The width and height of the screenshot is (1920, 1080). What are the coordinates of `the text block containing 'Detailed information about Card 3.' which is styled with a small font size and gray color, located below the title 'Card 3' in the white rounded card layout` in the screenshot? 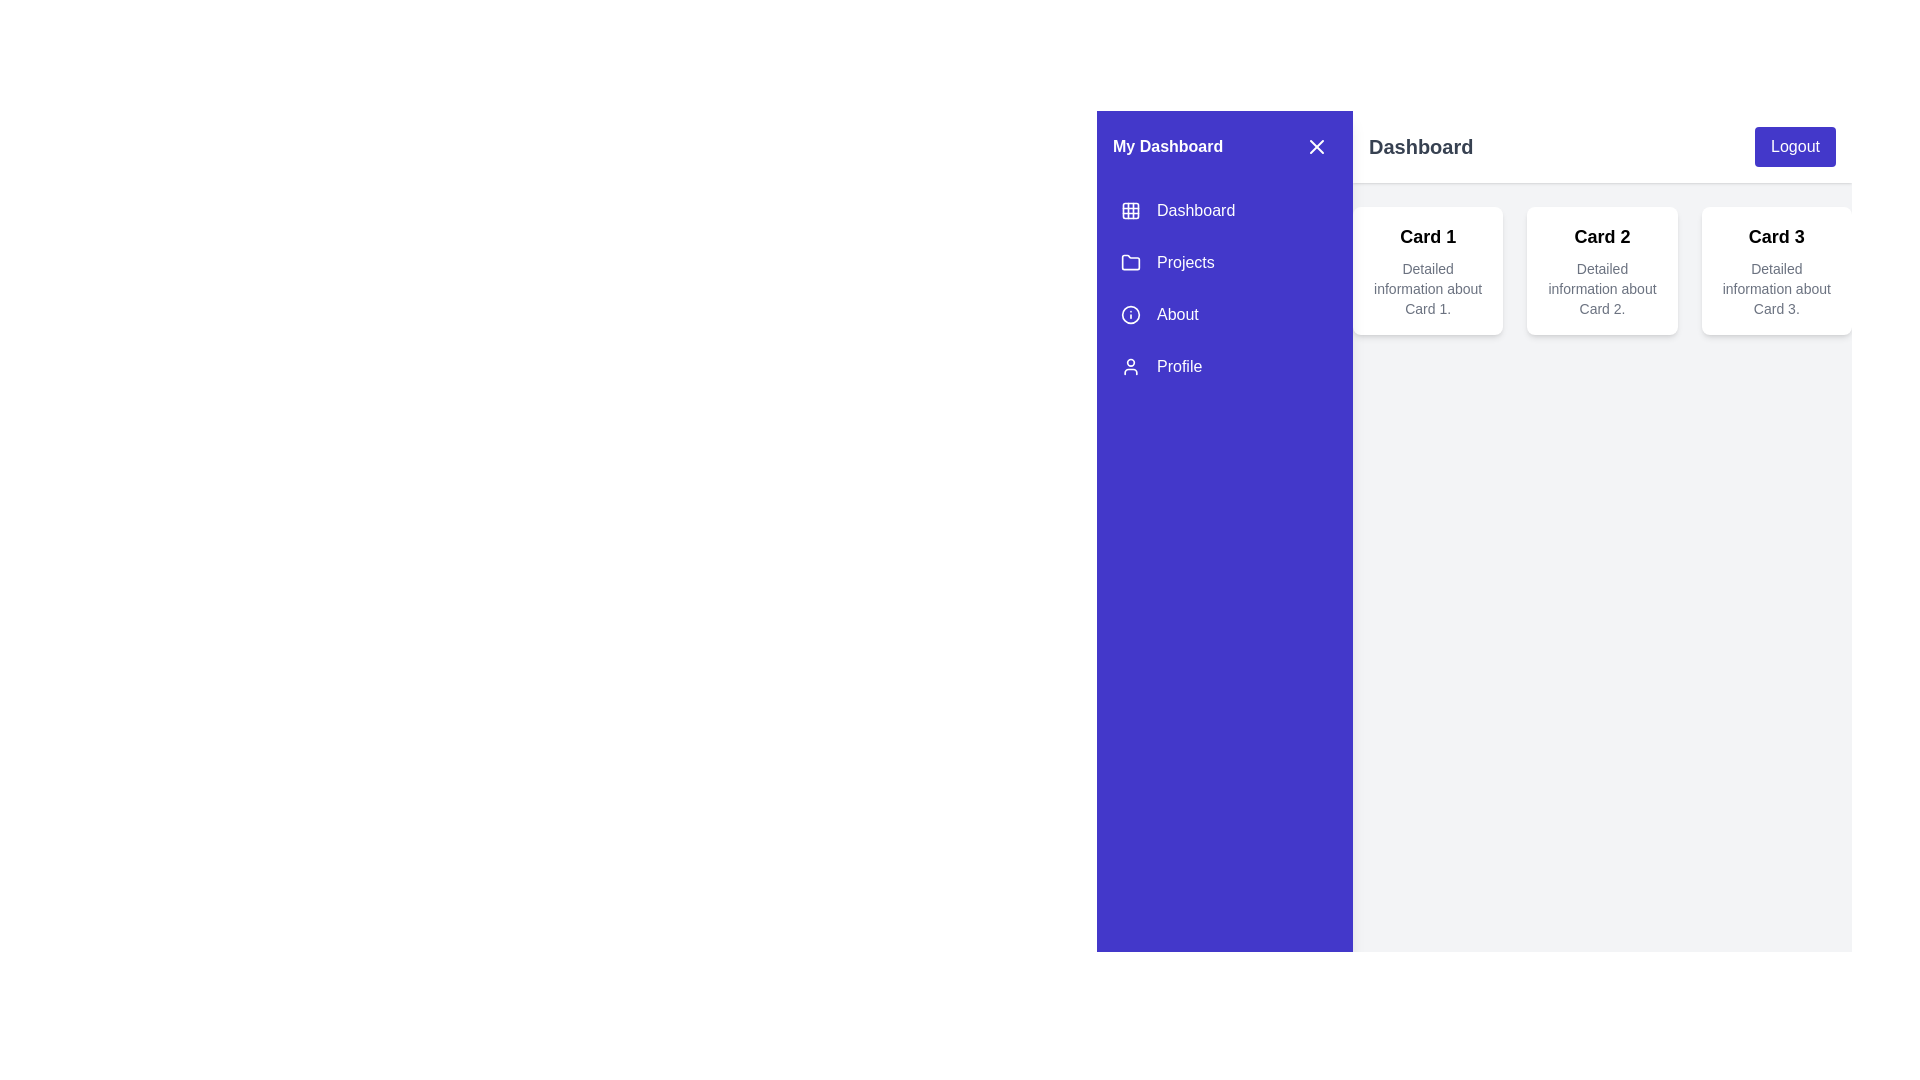 It's located at (1776, 289).